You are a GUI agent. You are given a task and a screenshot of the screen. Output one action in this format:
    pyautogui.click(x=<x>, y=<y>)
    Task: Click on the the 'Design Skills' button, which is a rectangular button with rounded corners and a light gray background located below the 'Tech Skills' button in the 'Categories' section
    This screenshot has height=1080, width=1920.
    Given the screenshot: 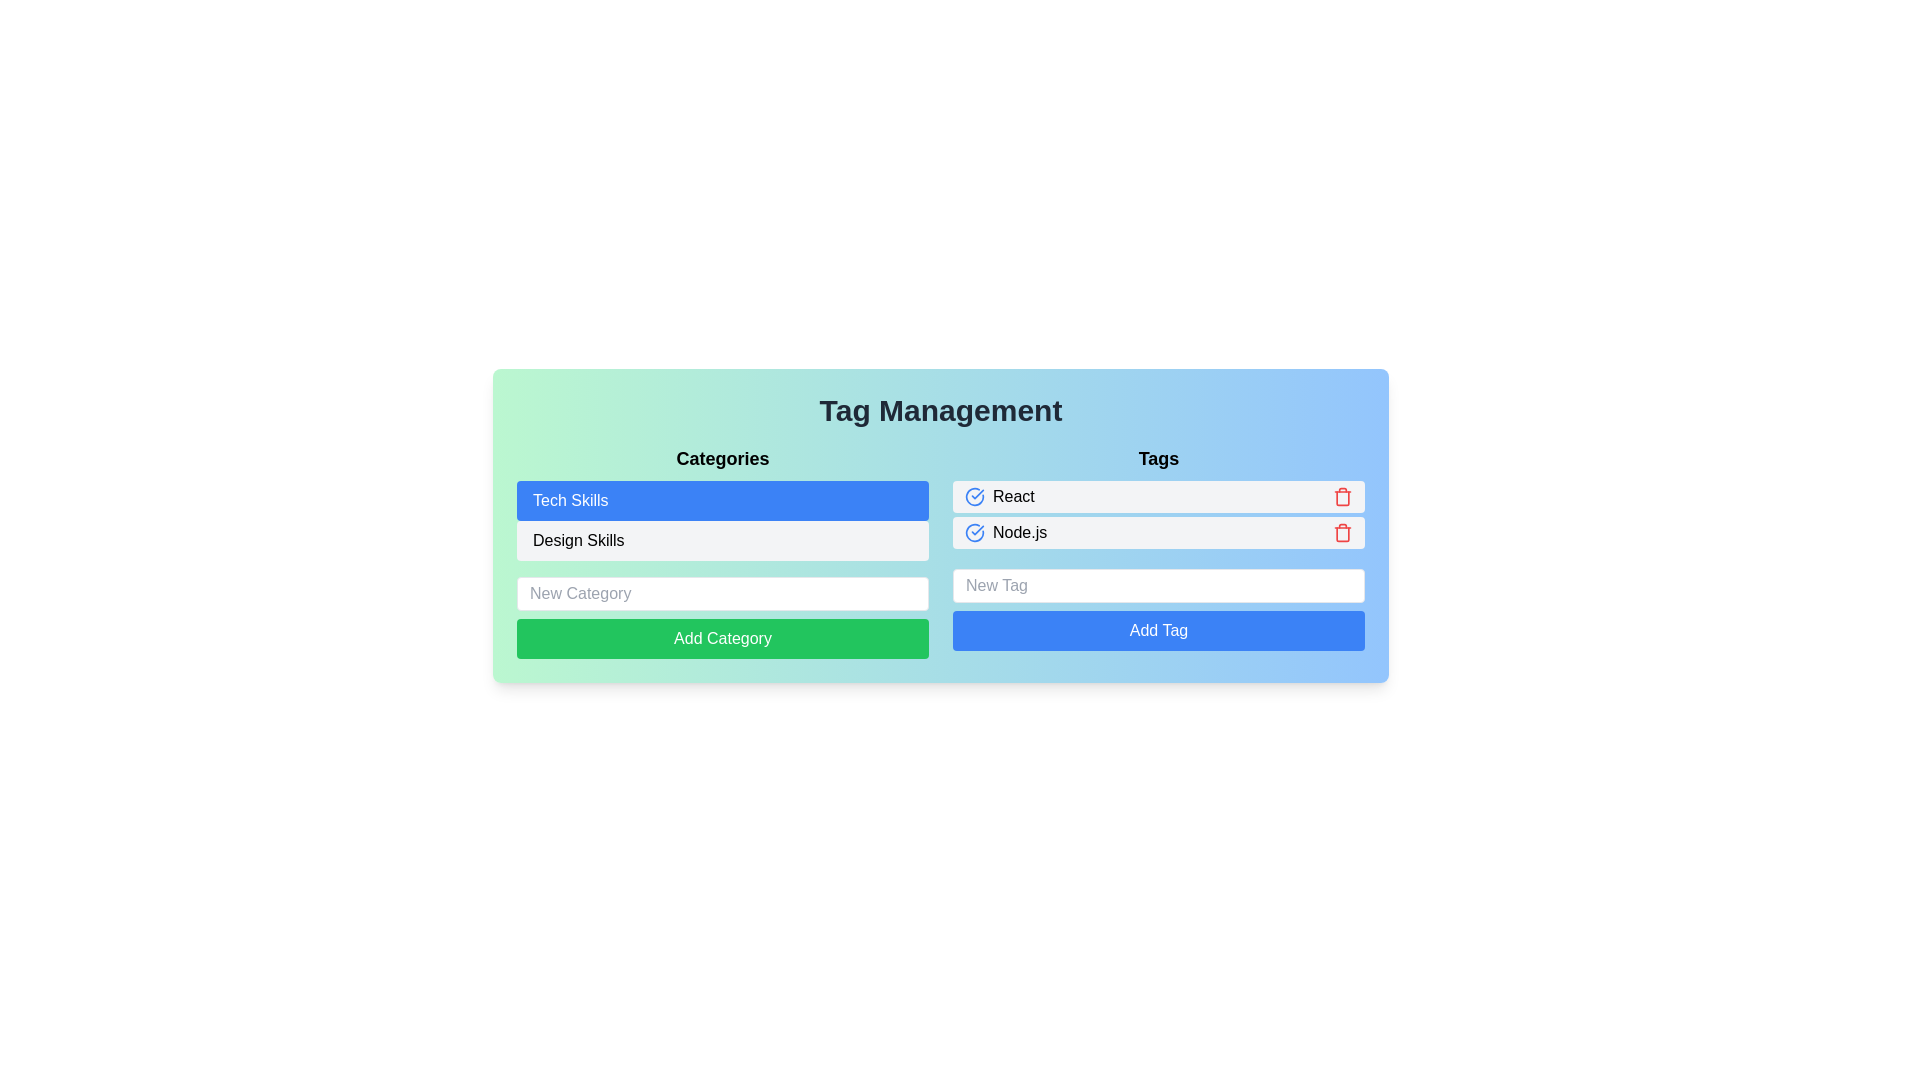 What is the action you would take?
    pyautogui.click(x=722, y=540)
    